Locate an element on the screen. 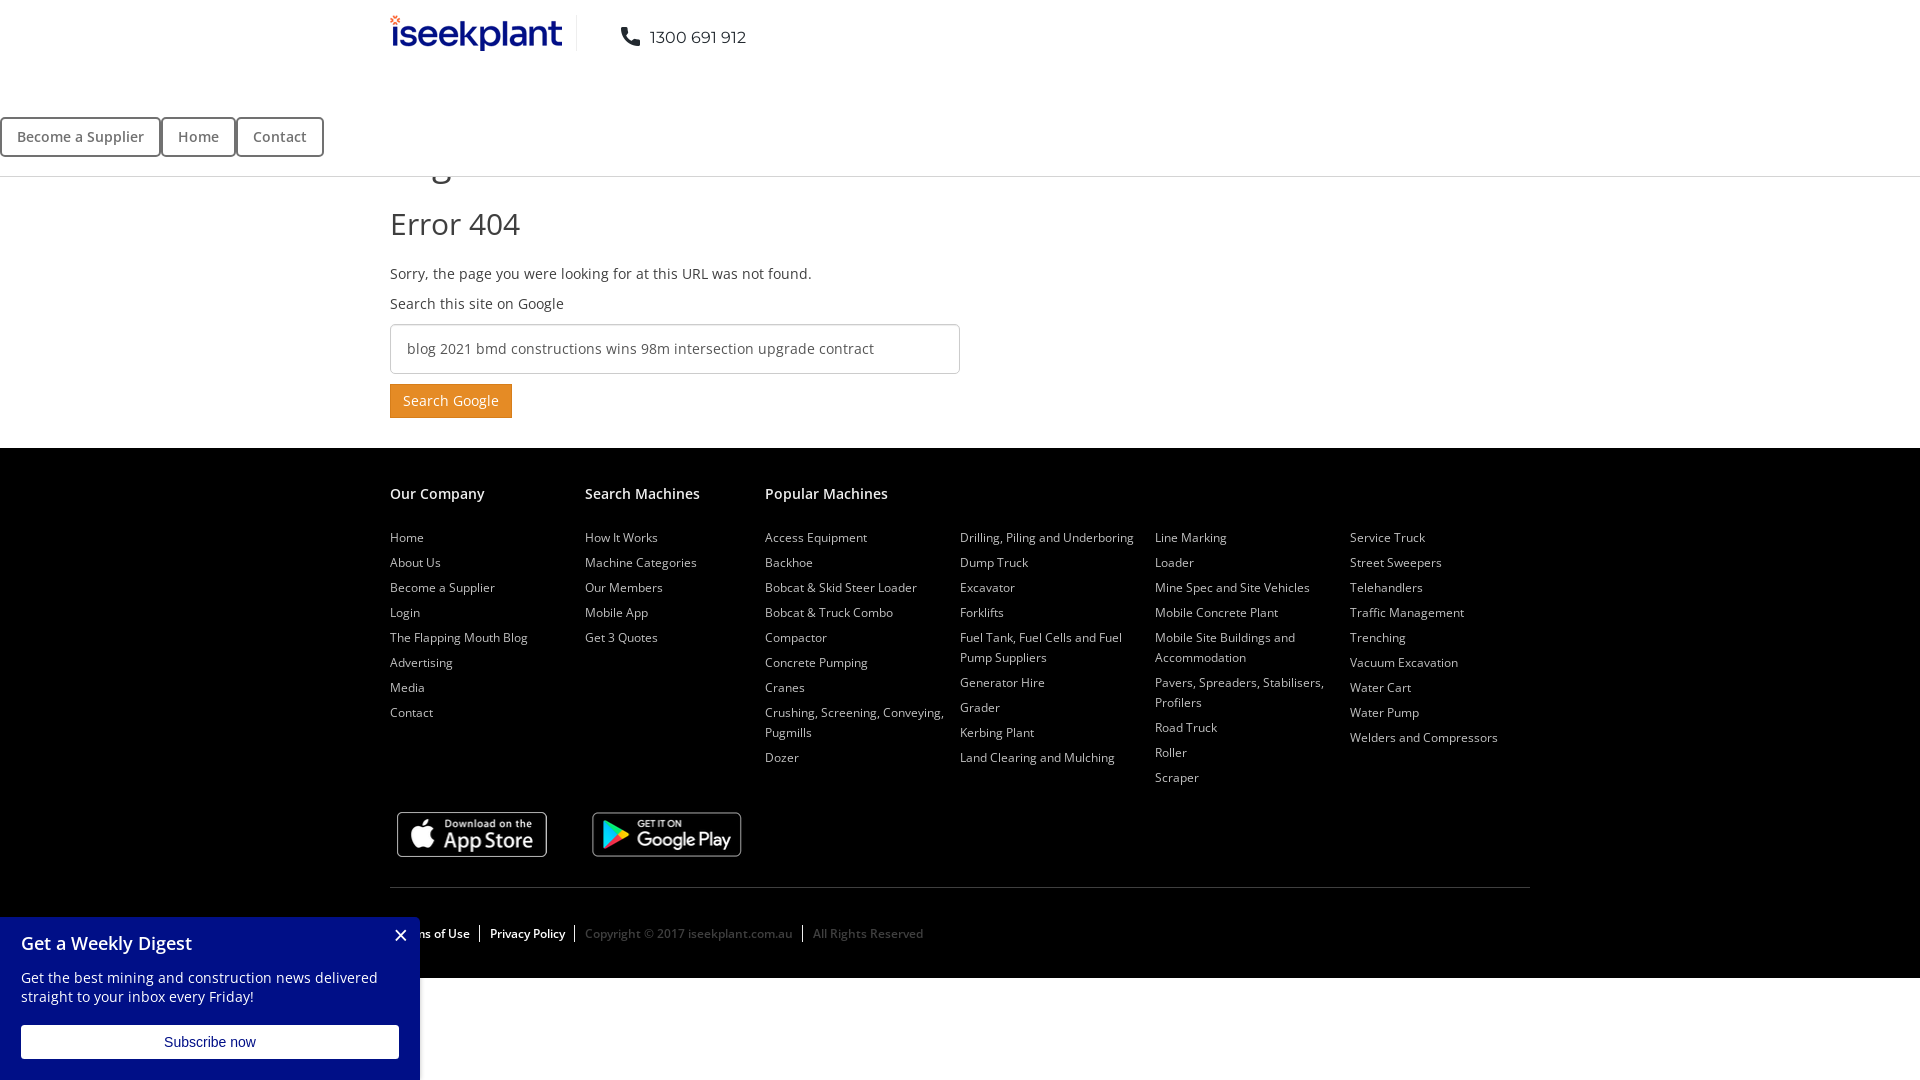 Image resolution: width=1920 pixels, height=1080 pixels. 'Get 3 Quotes' is located at coordinates (584, 637).